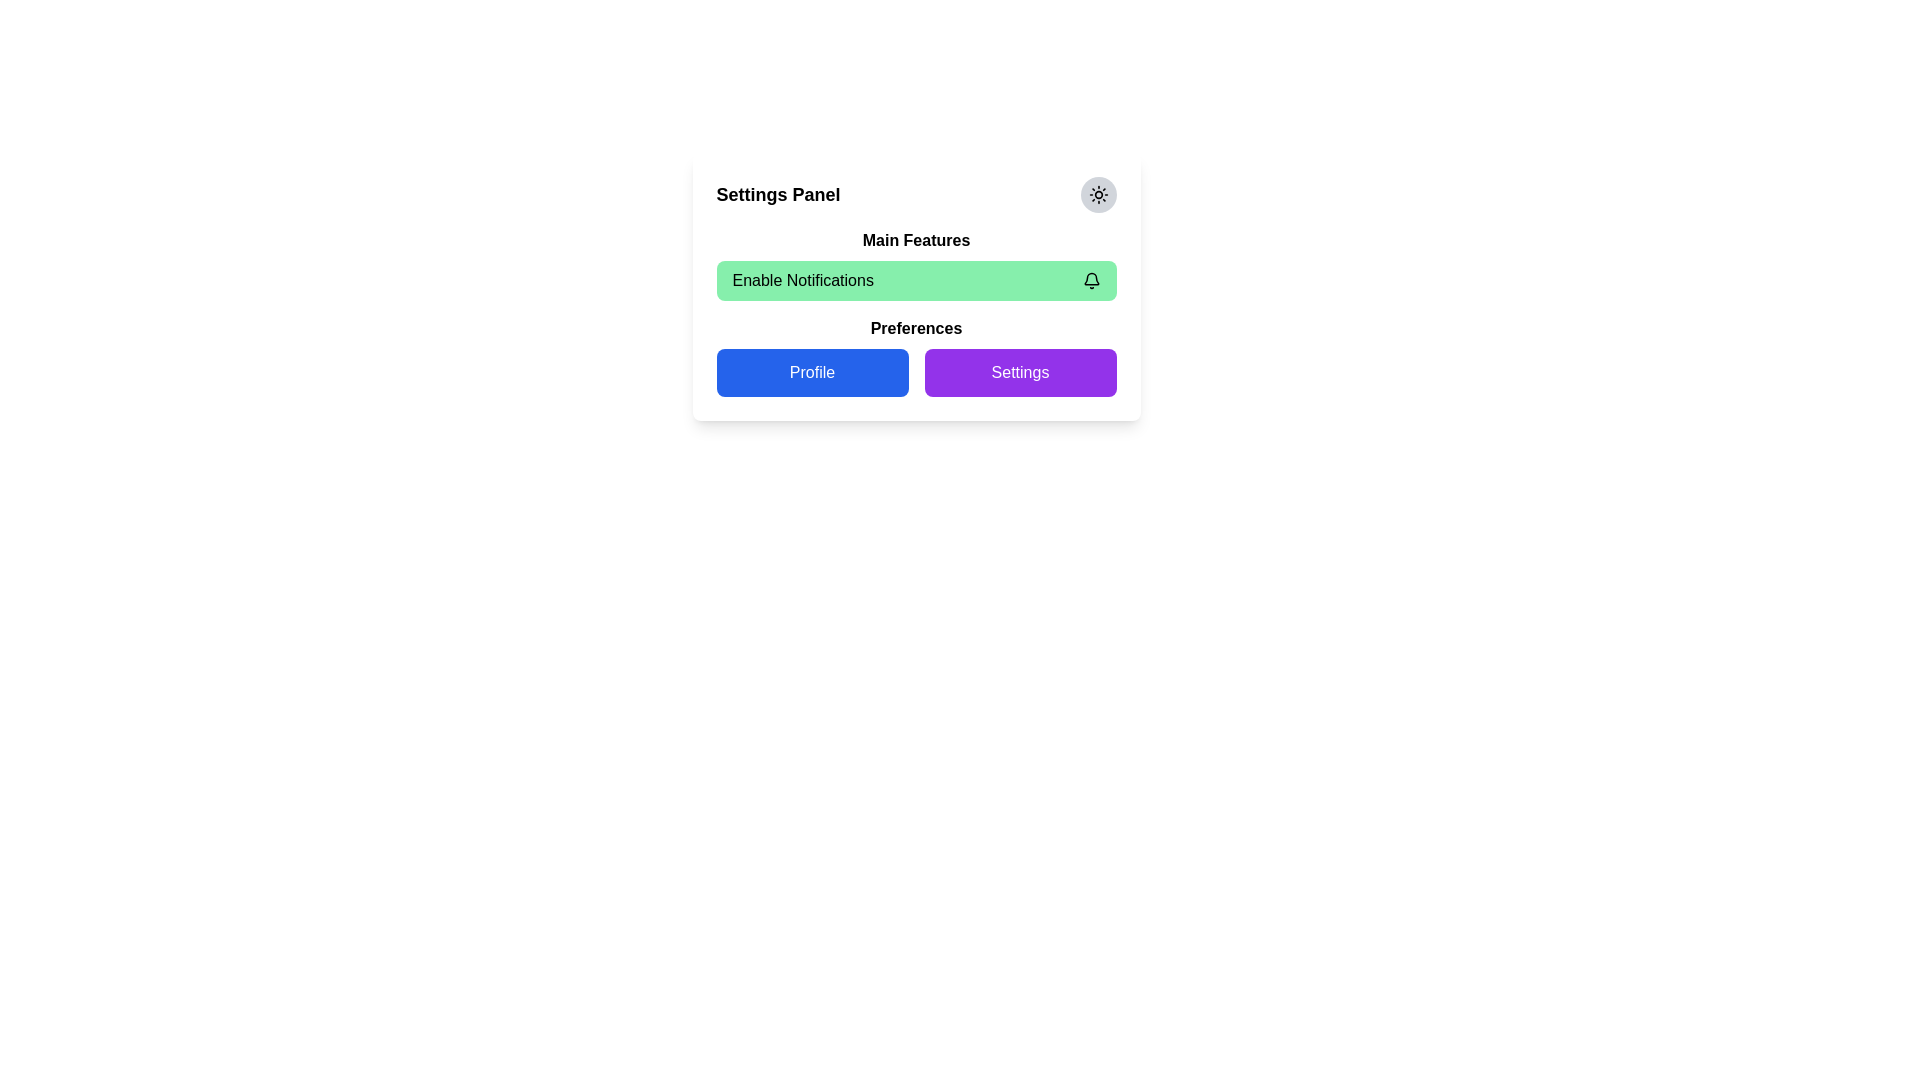 The height and width of the screenshot is (1080, 1920). What do you see at coordinates (915, 239) in the screenshot?
I see `the bold, medium-sized text label 'Main Features' that is centrally aligned and positioned above the green 'Enable Notifications' button` at bounding box center [915, 239].